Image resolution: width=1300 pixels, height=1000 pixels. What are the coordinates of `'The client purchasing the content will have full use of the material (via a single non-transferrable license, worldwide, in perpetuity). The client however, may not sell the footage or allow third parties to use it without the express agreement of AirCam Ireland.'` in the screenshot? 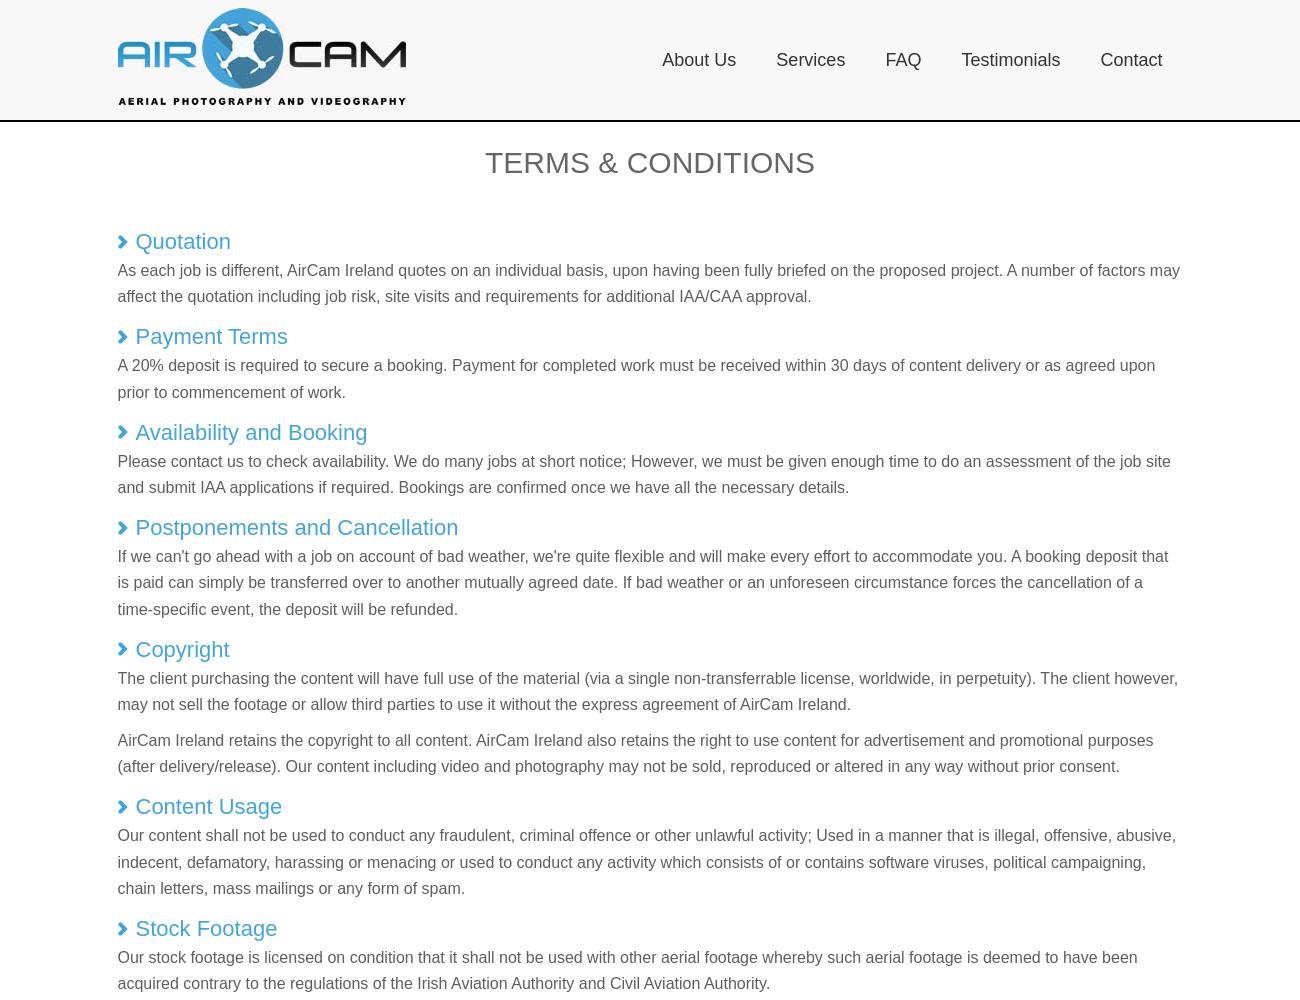 It's located at (647, 689).